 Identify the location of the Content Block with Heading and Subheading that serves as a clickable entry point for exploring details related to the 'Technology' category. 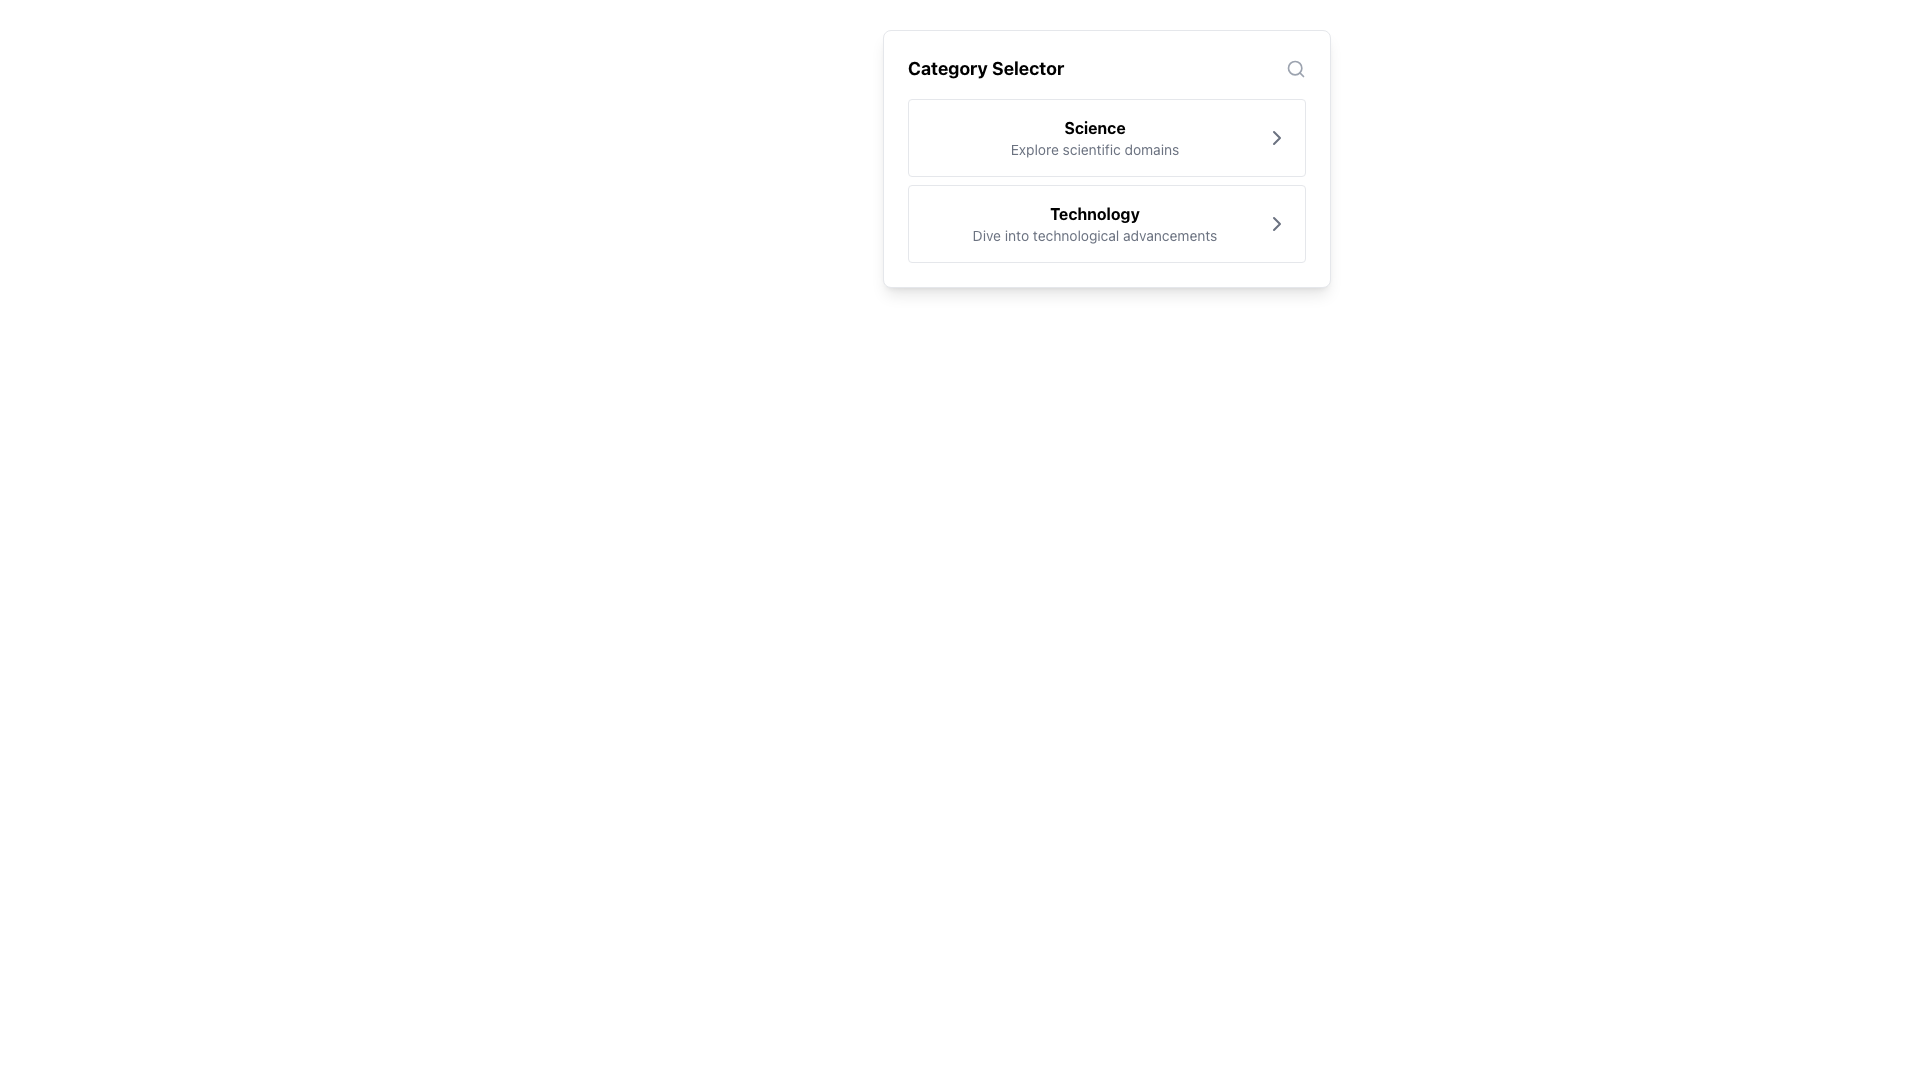
(1093, 223).